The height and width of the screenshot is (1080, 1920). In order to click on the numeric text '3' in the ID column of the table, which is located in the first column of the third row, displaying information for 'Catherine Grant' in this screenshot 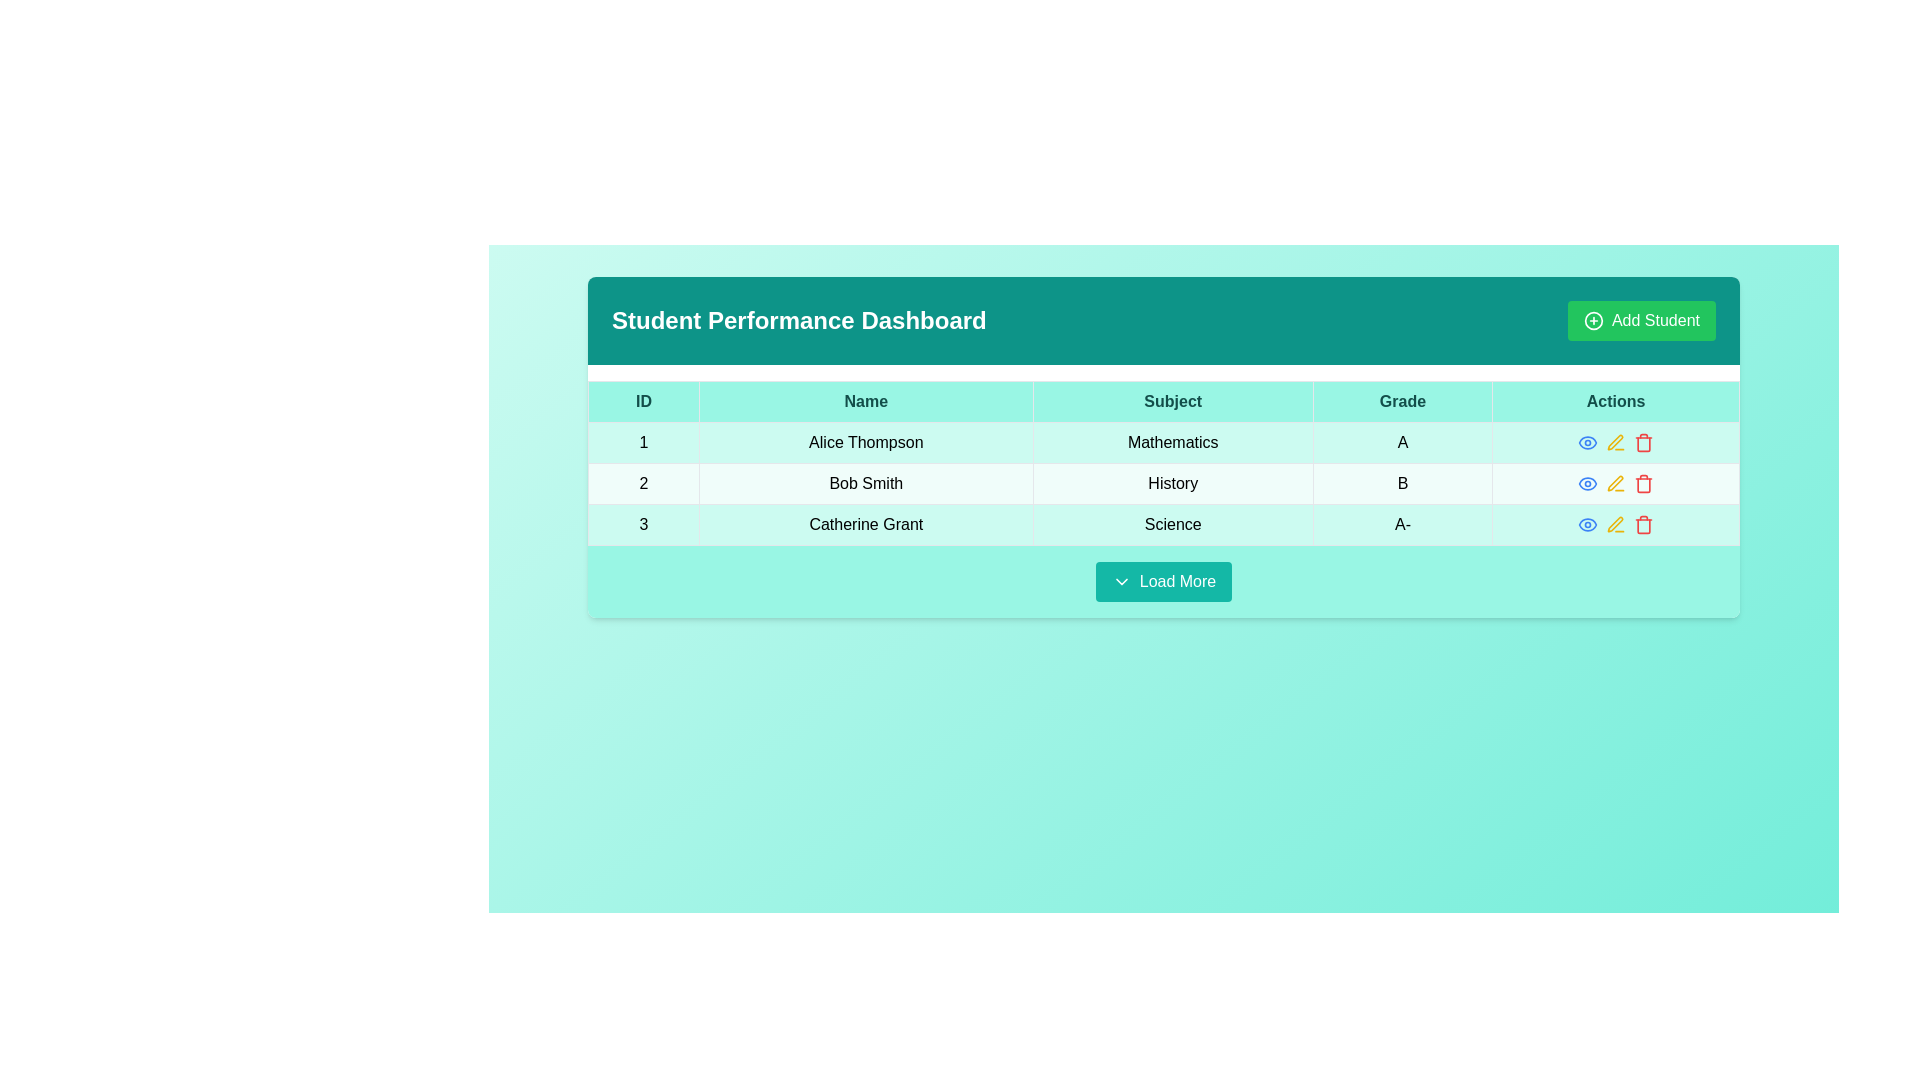, I will do `click(643, 523)`.